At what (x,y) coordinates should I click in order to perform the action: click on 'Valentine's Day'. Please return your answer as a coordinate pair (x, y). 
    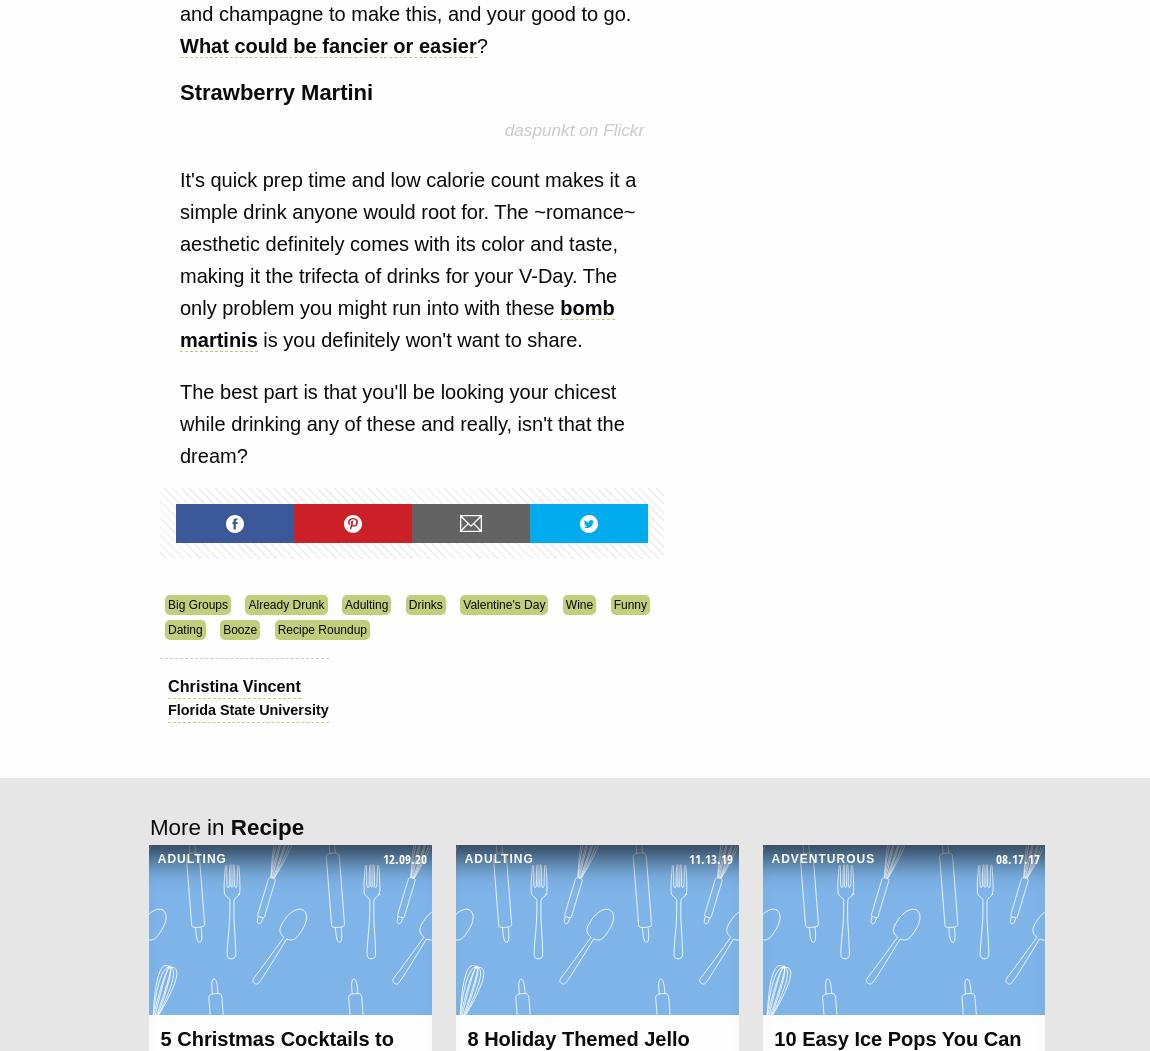
    Looking at the image, I should click on (504, 604).